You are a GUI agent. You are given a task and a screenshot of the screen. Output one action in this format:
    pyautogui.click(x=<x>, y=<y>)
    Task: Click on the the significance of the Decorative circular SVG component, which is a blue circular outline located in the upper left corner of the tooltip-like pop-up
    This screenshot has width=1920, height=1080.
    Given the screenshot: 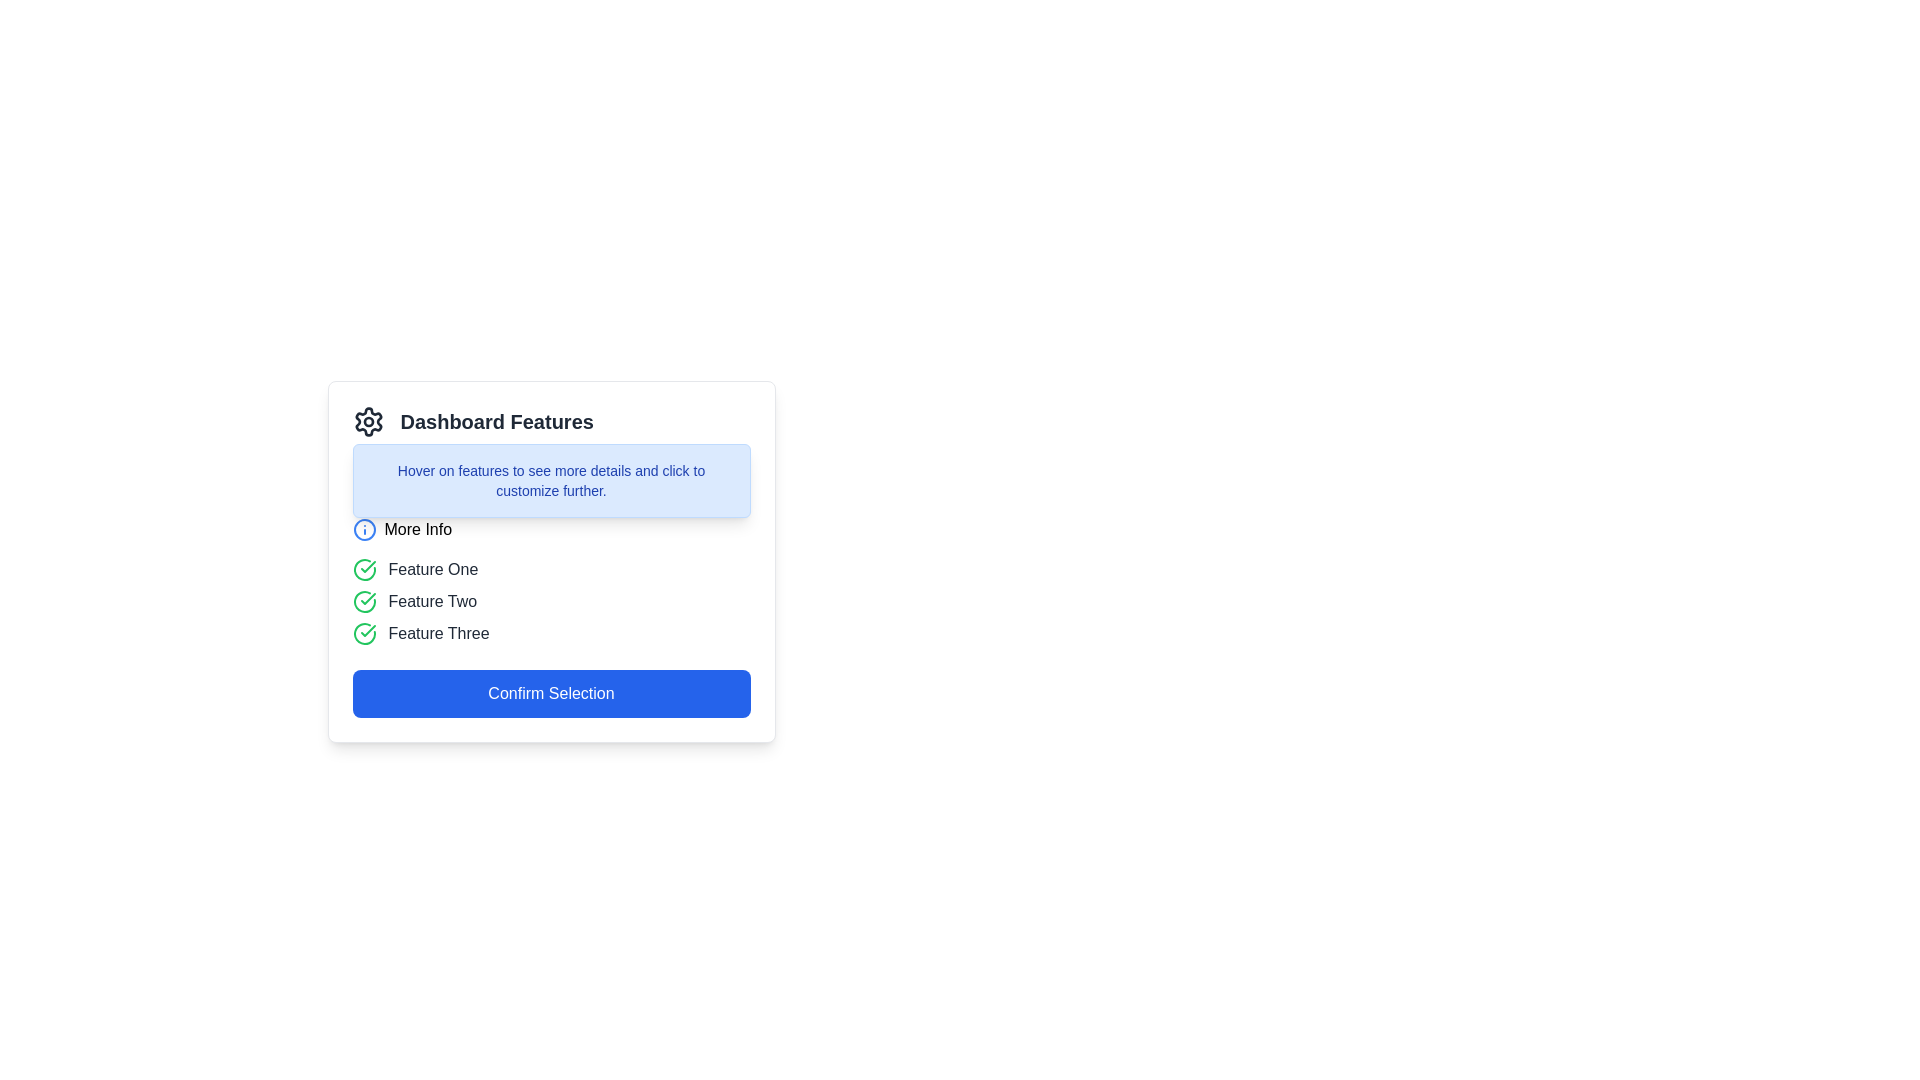 What is the action you would take?
    pyautogui.click(x=364, y=528)
    